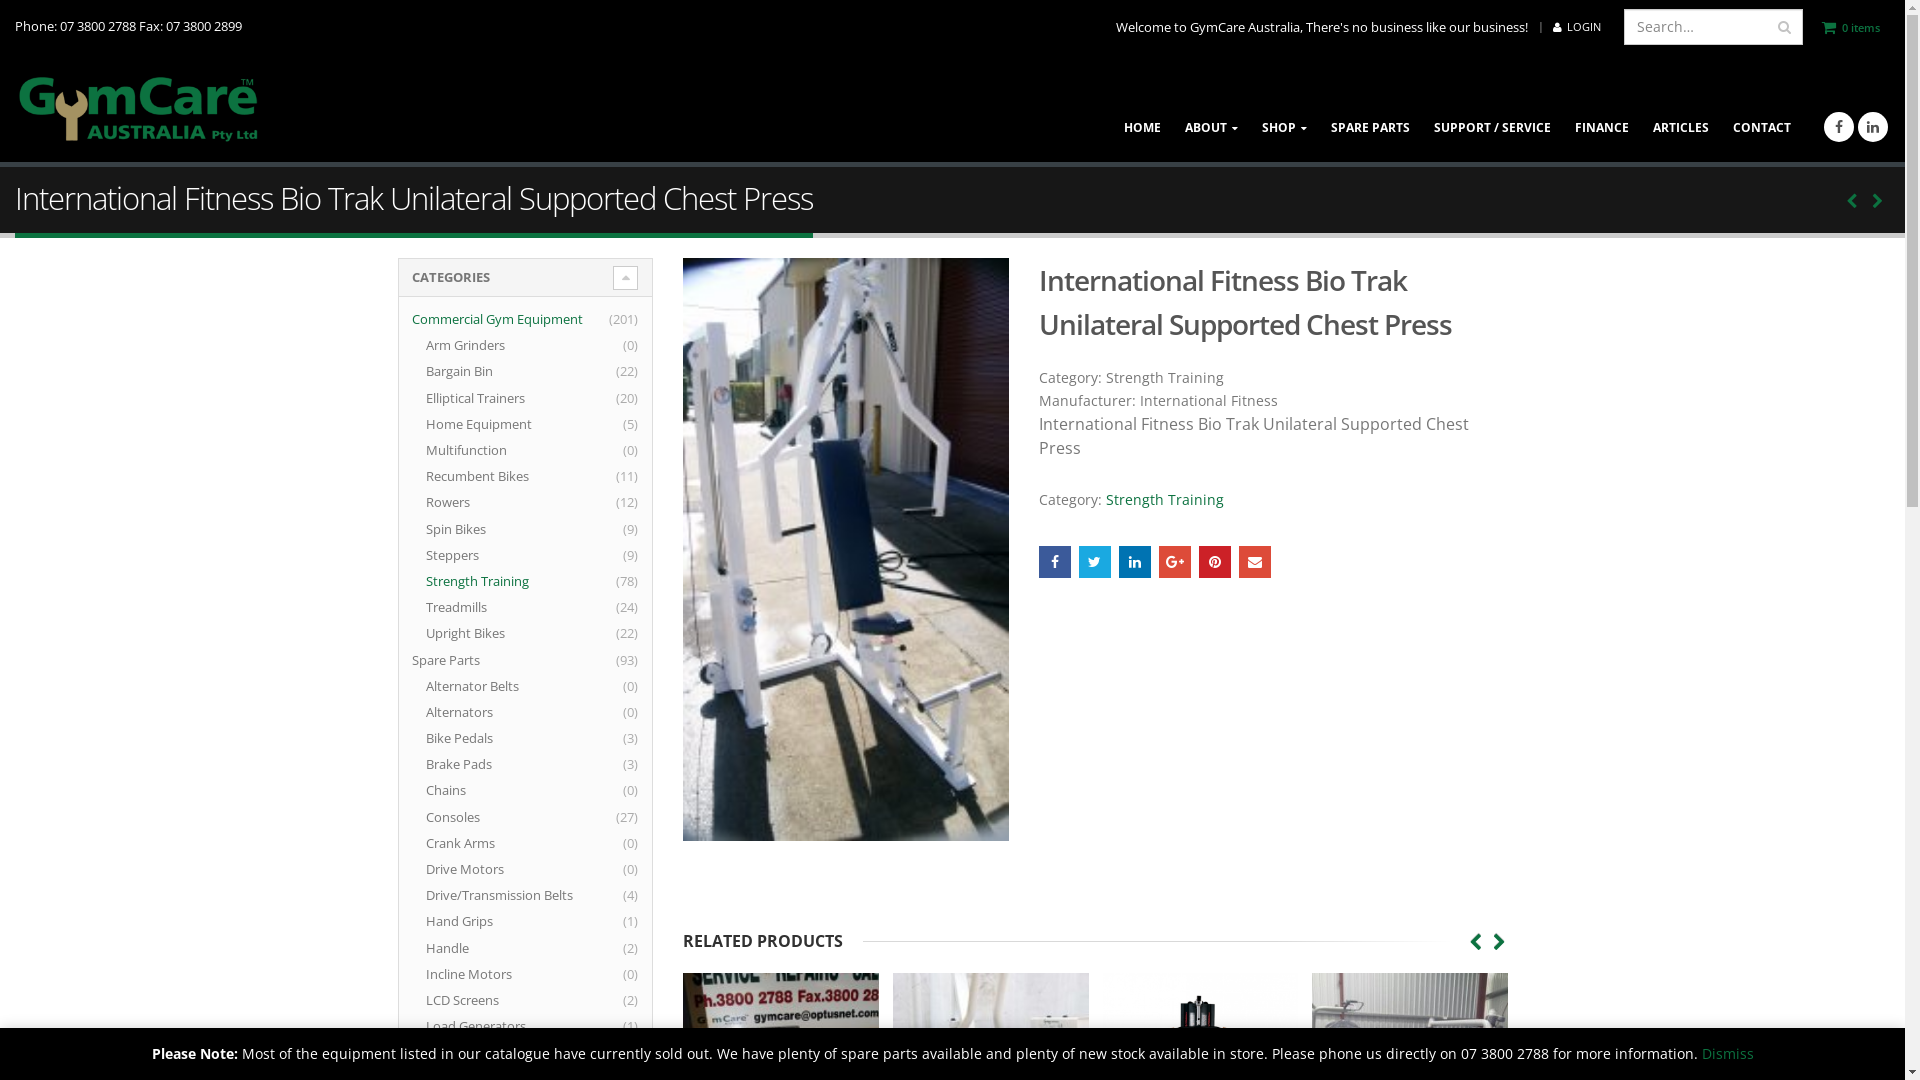 Image resolution: width=1920 pixels, height=1080 pixels. I want to click on 'Pinterest', so click(1213, 562).